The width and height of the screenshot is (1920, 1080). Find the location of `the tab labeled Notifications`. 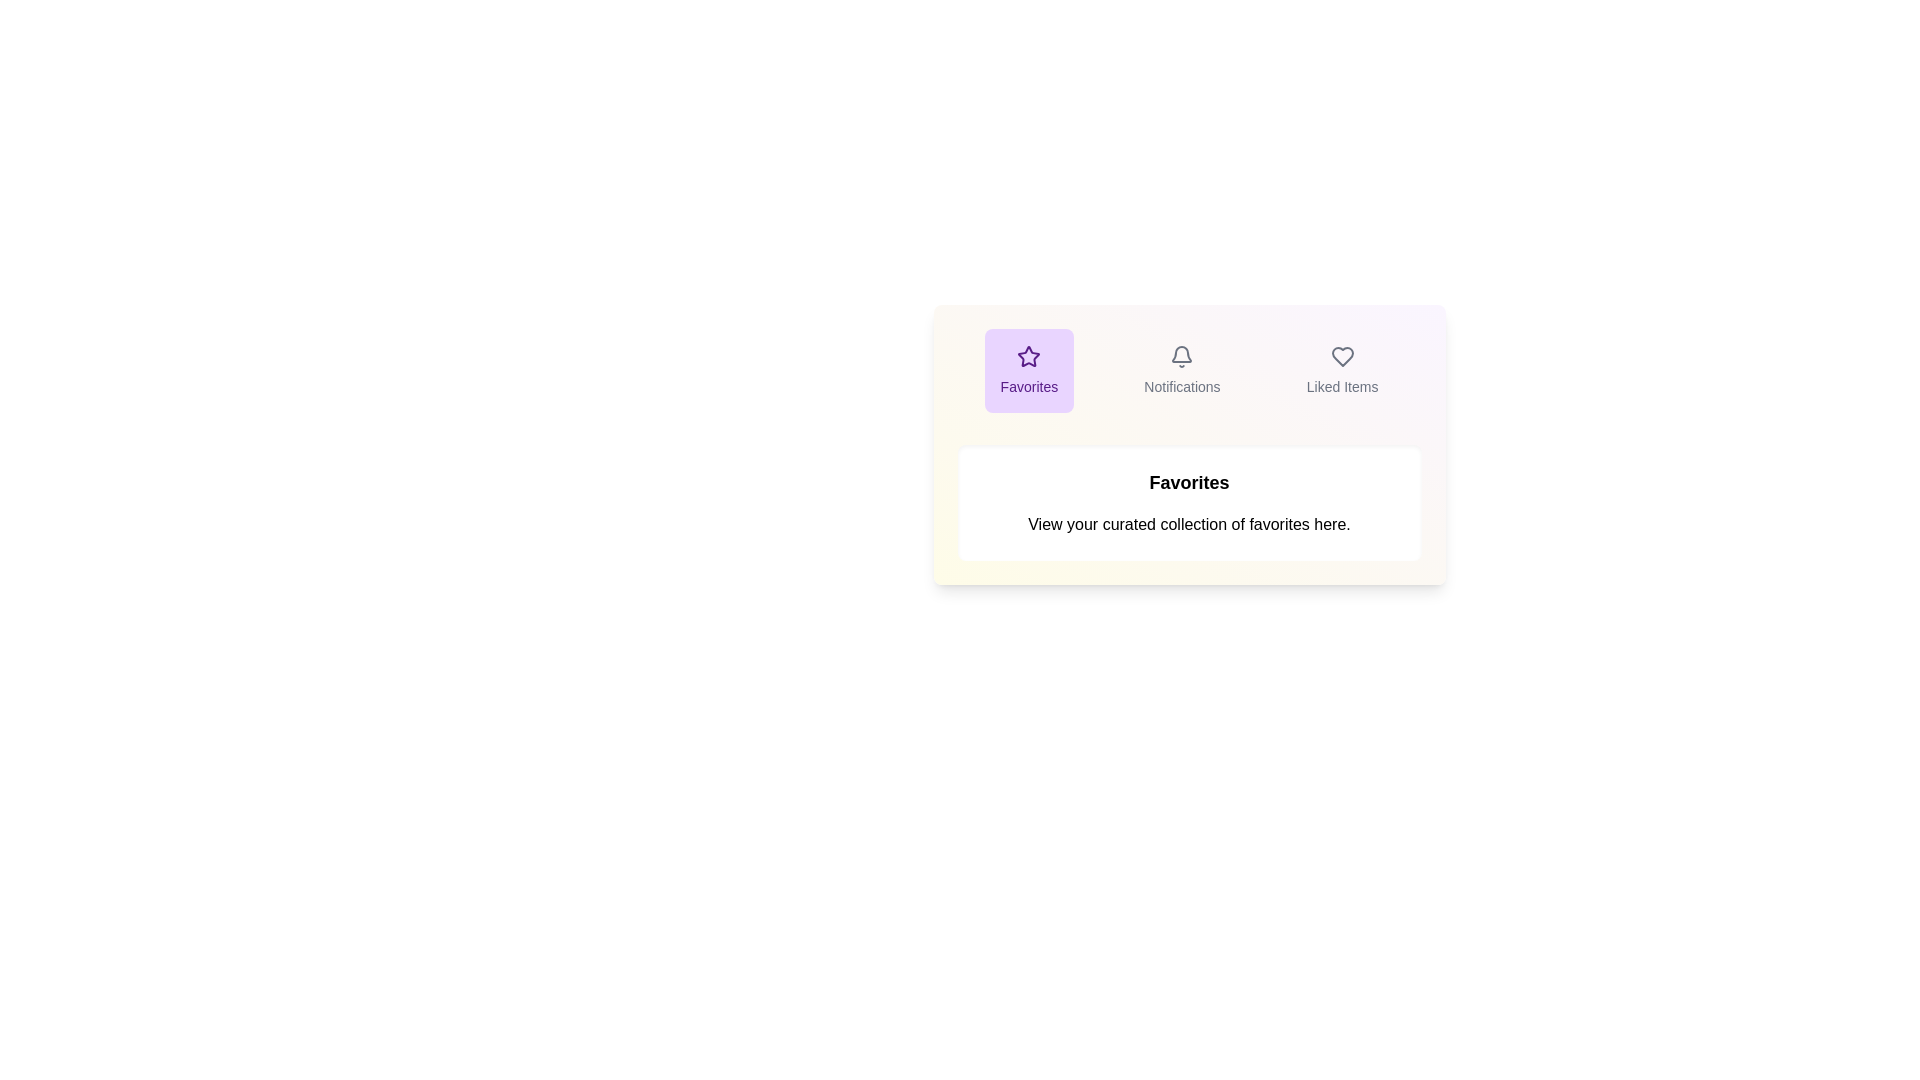

the tab labeled Notifications is located at coordinates (1182, 370).